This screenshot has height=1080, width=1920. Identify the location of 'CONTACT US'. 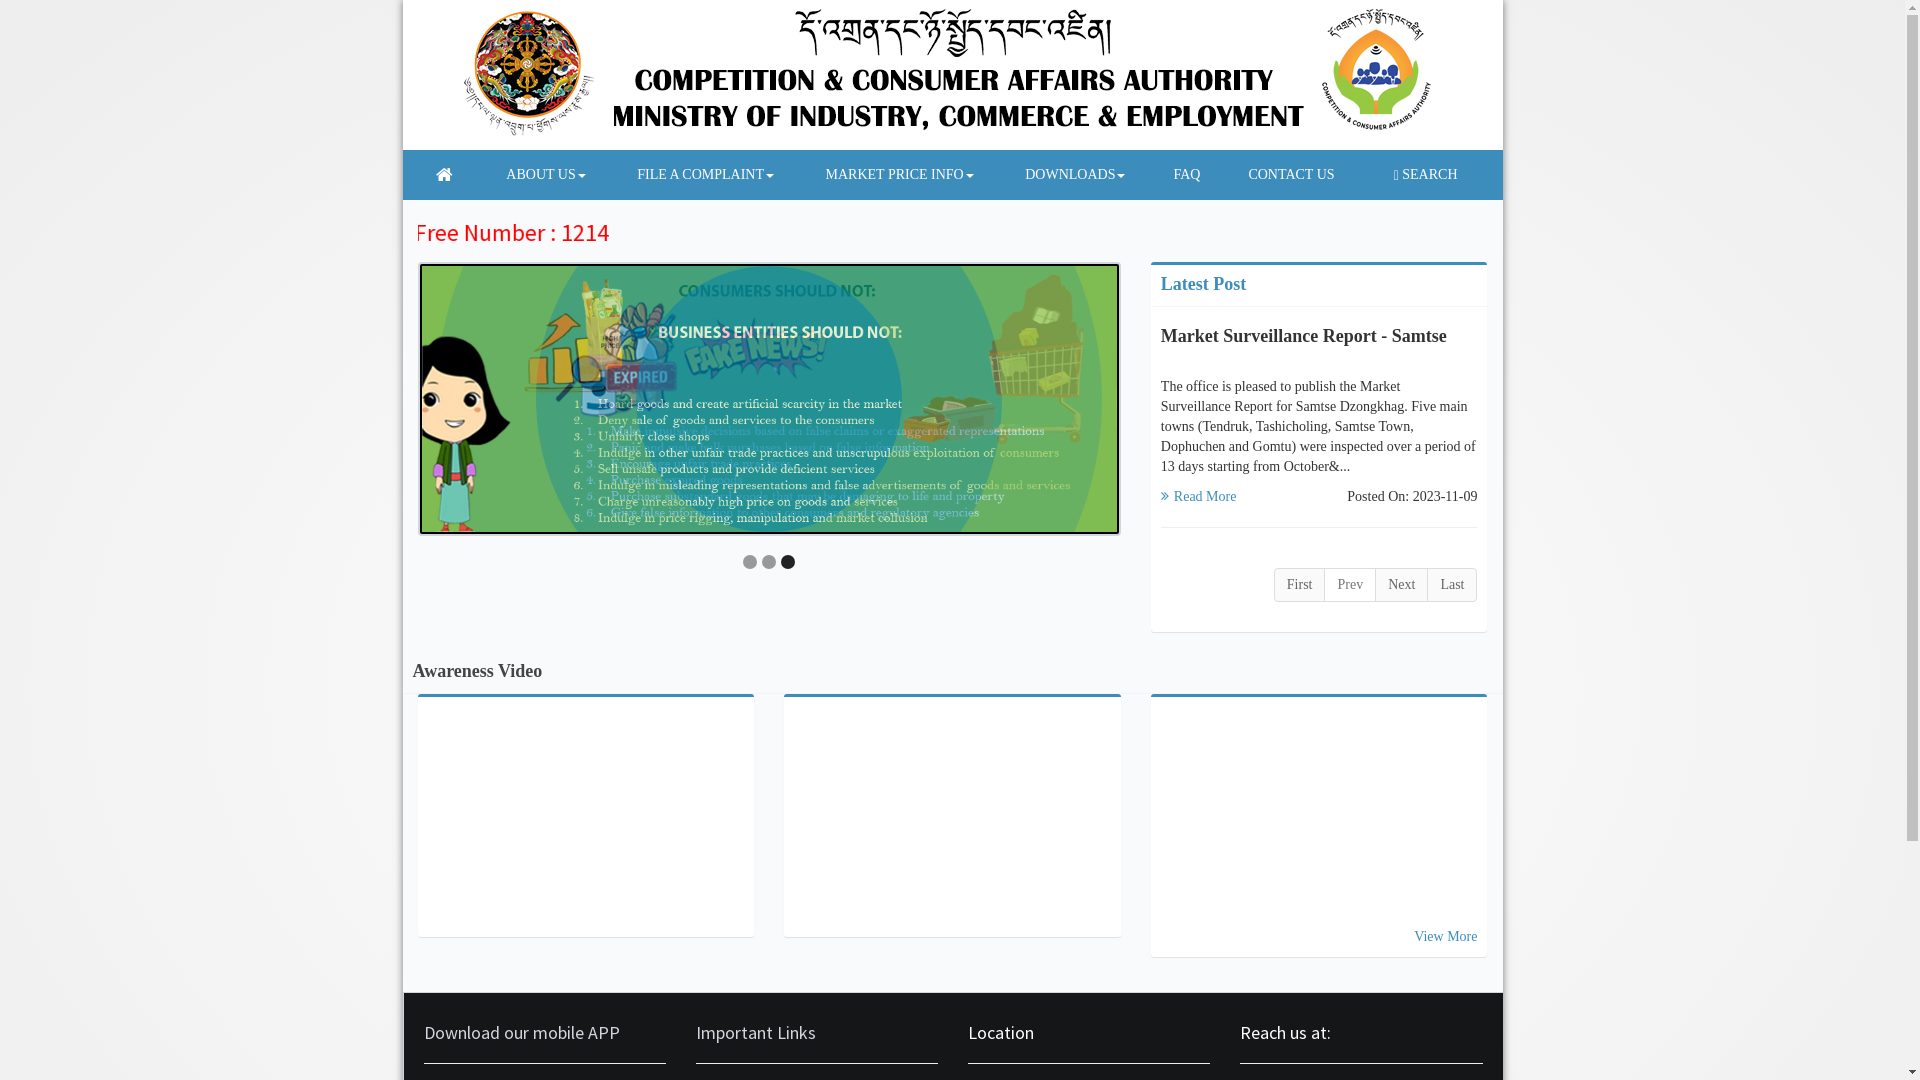
(1213, 173).